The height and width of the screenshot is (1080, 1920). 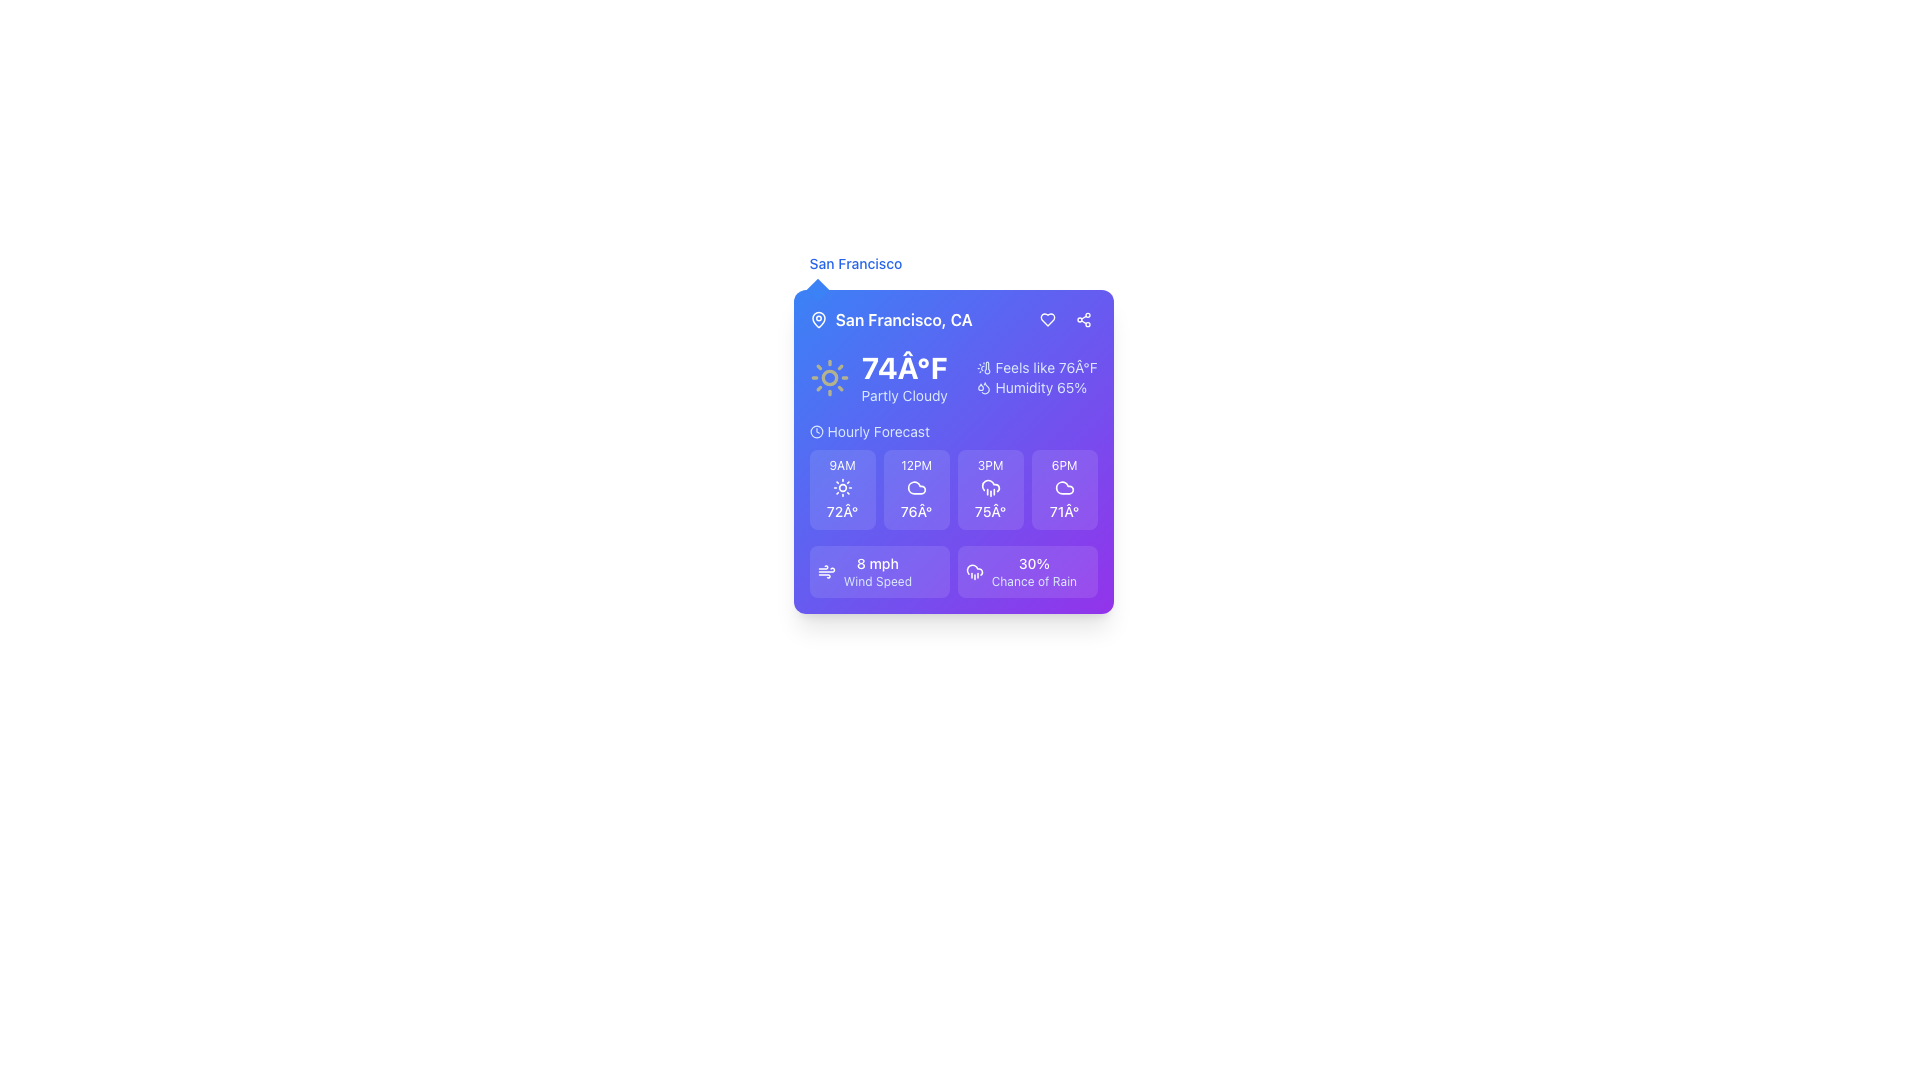 I want to click on temperature forecast displayed in the text element located below the '9AM' label and sun icon, centered in the first box of hourly forecasts, so click(x=842, y=511).